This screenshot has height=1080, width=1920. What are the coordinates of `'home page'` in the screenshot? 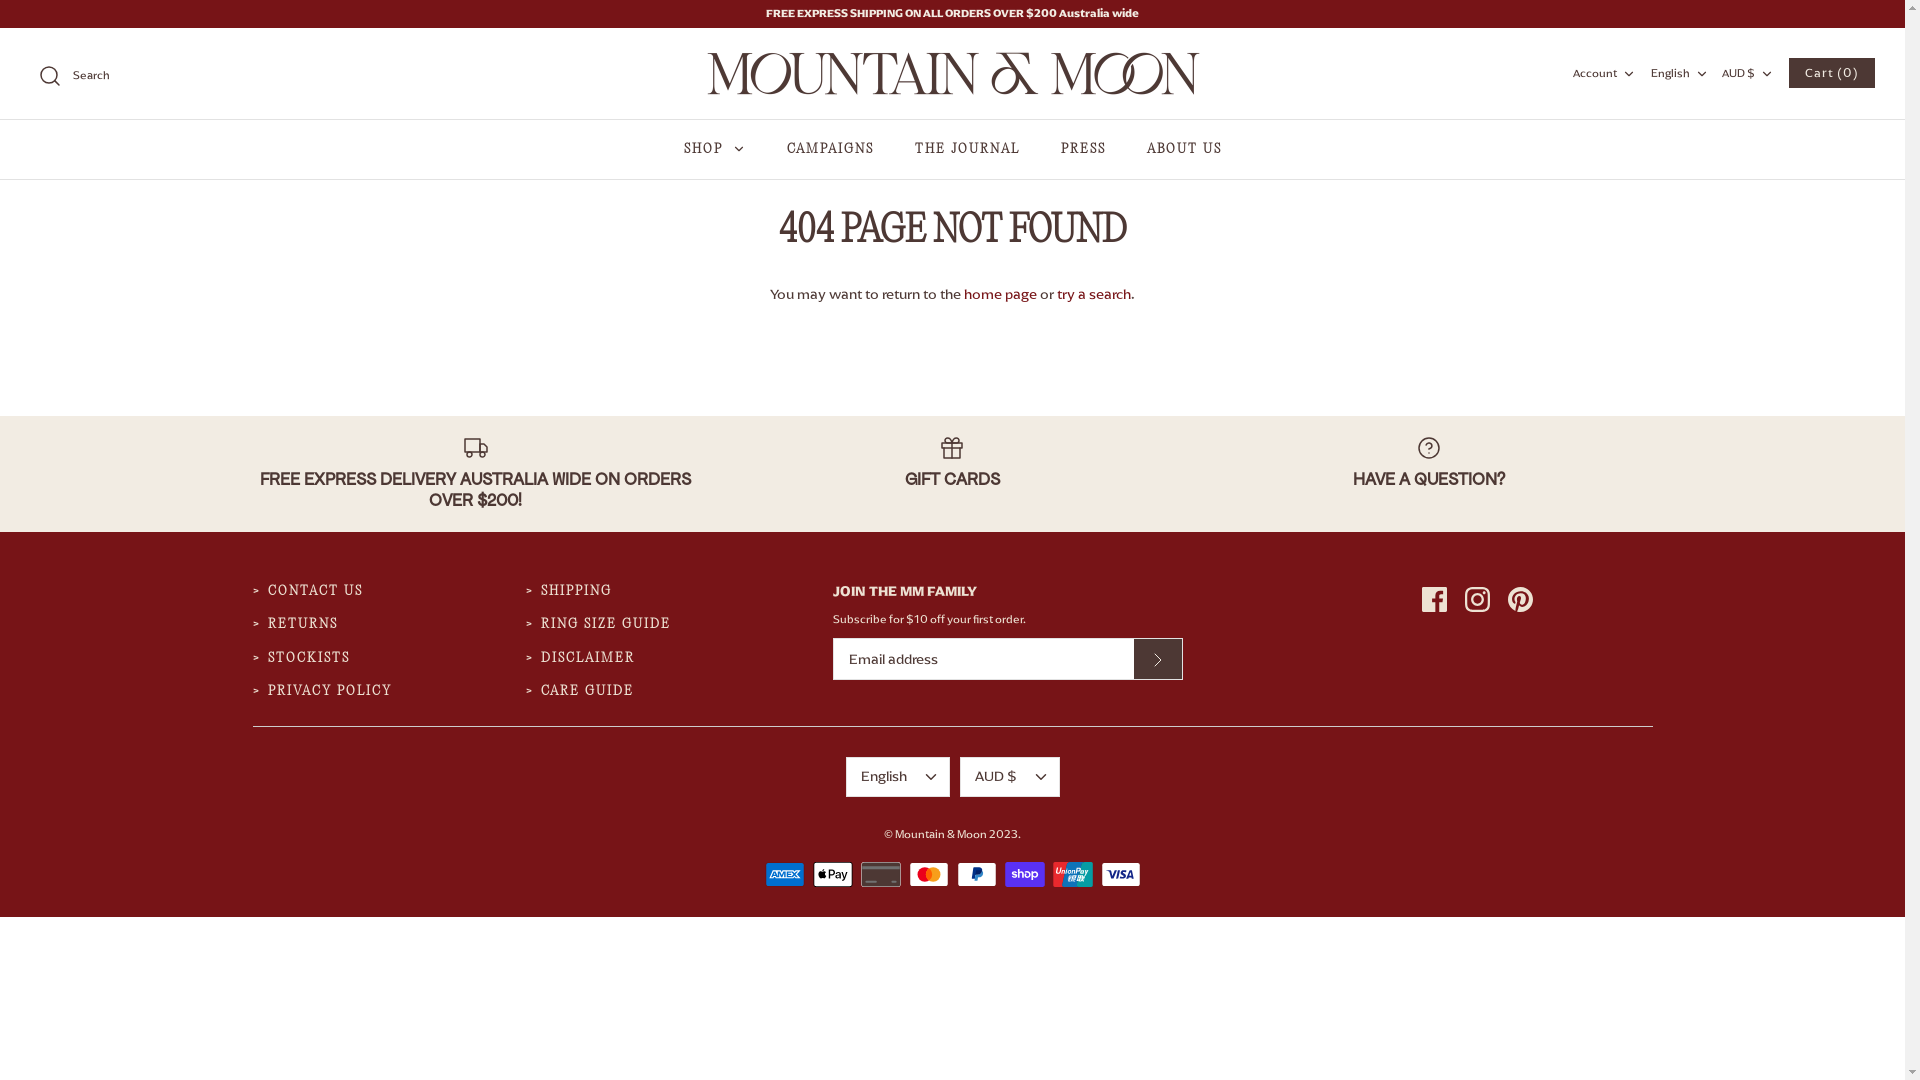 It's located at (1000, 293).